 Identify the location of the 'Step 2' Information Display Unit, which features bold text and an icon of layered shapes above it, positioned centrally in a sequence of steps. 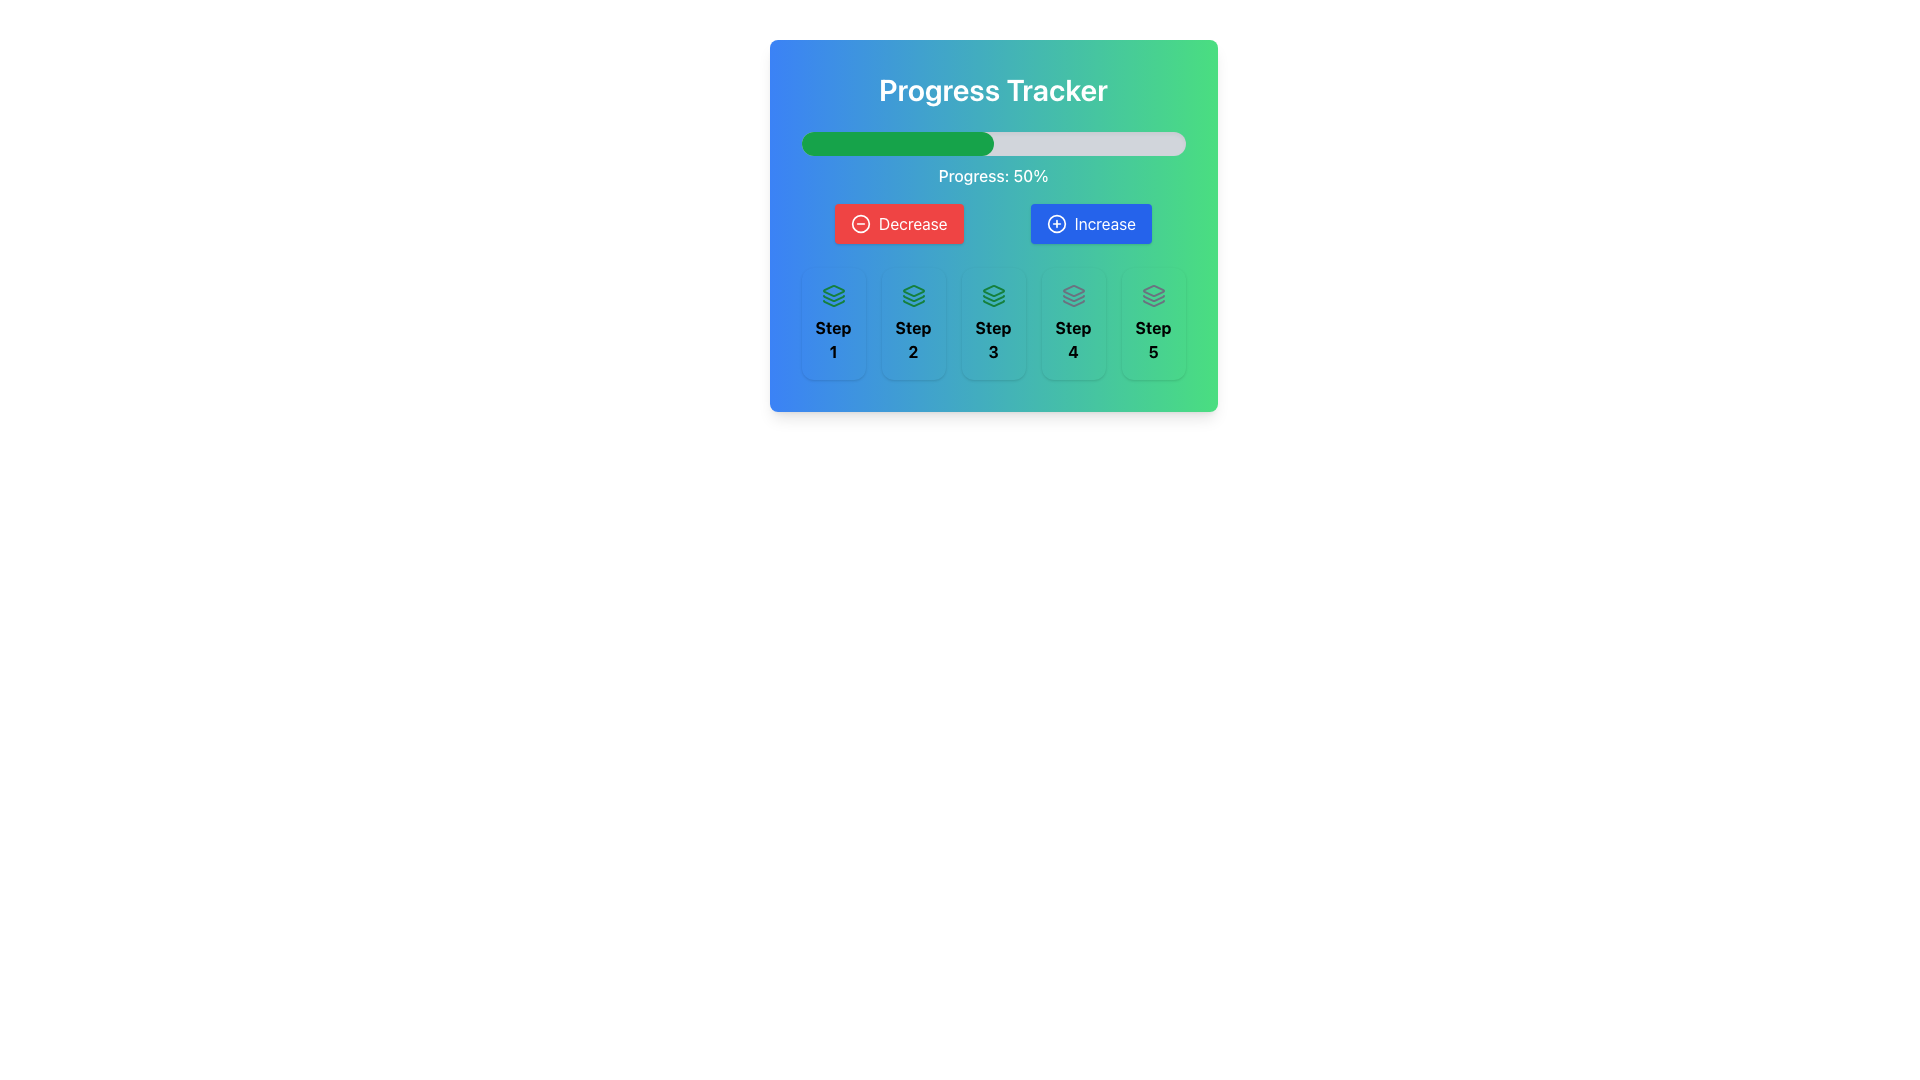
(912, 323).